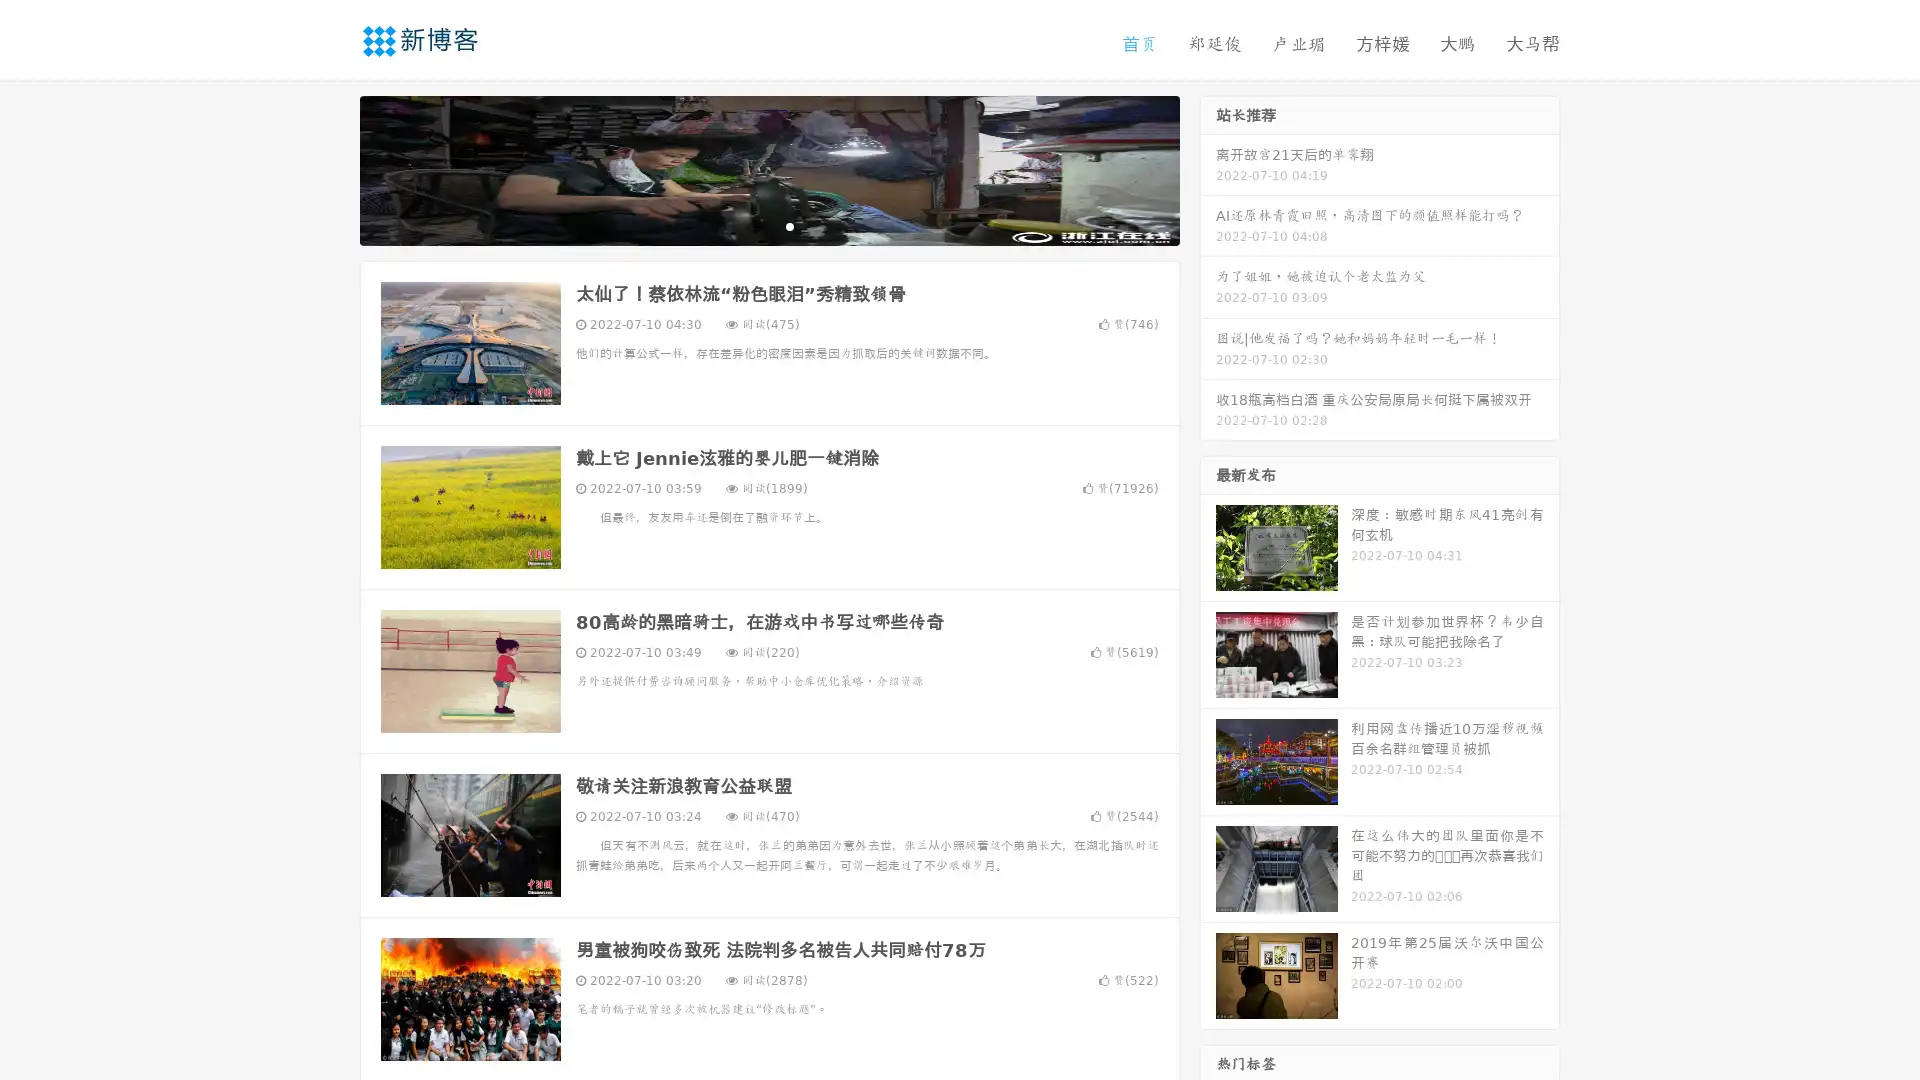  I want to click on Next slide, so click(1208, 168).